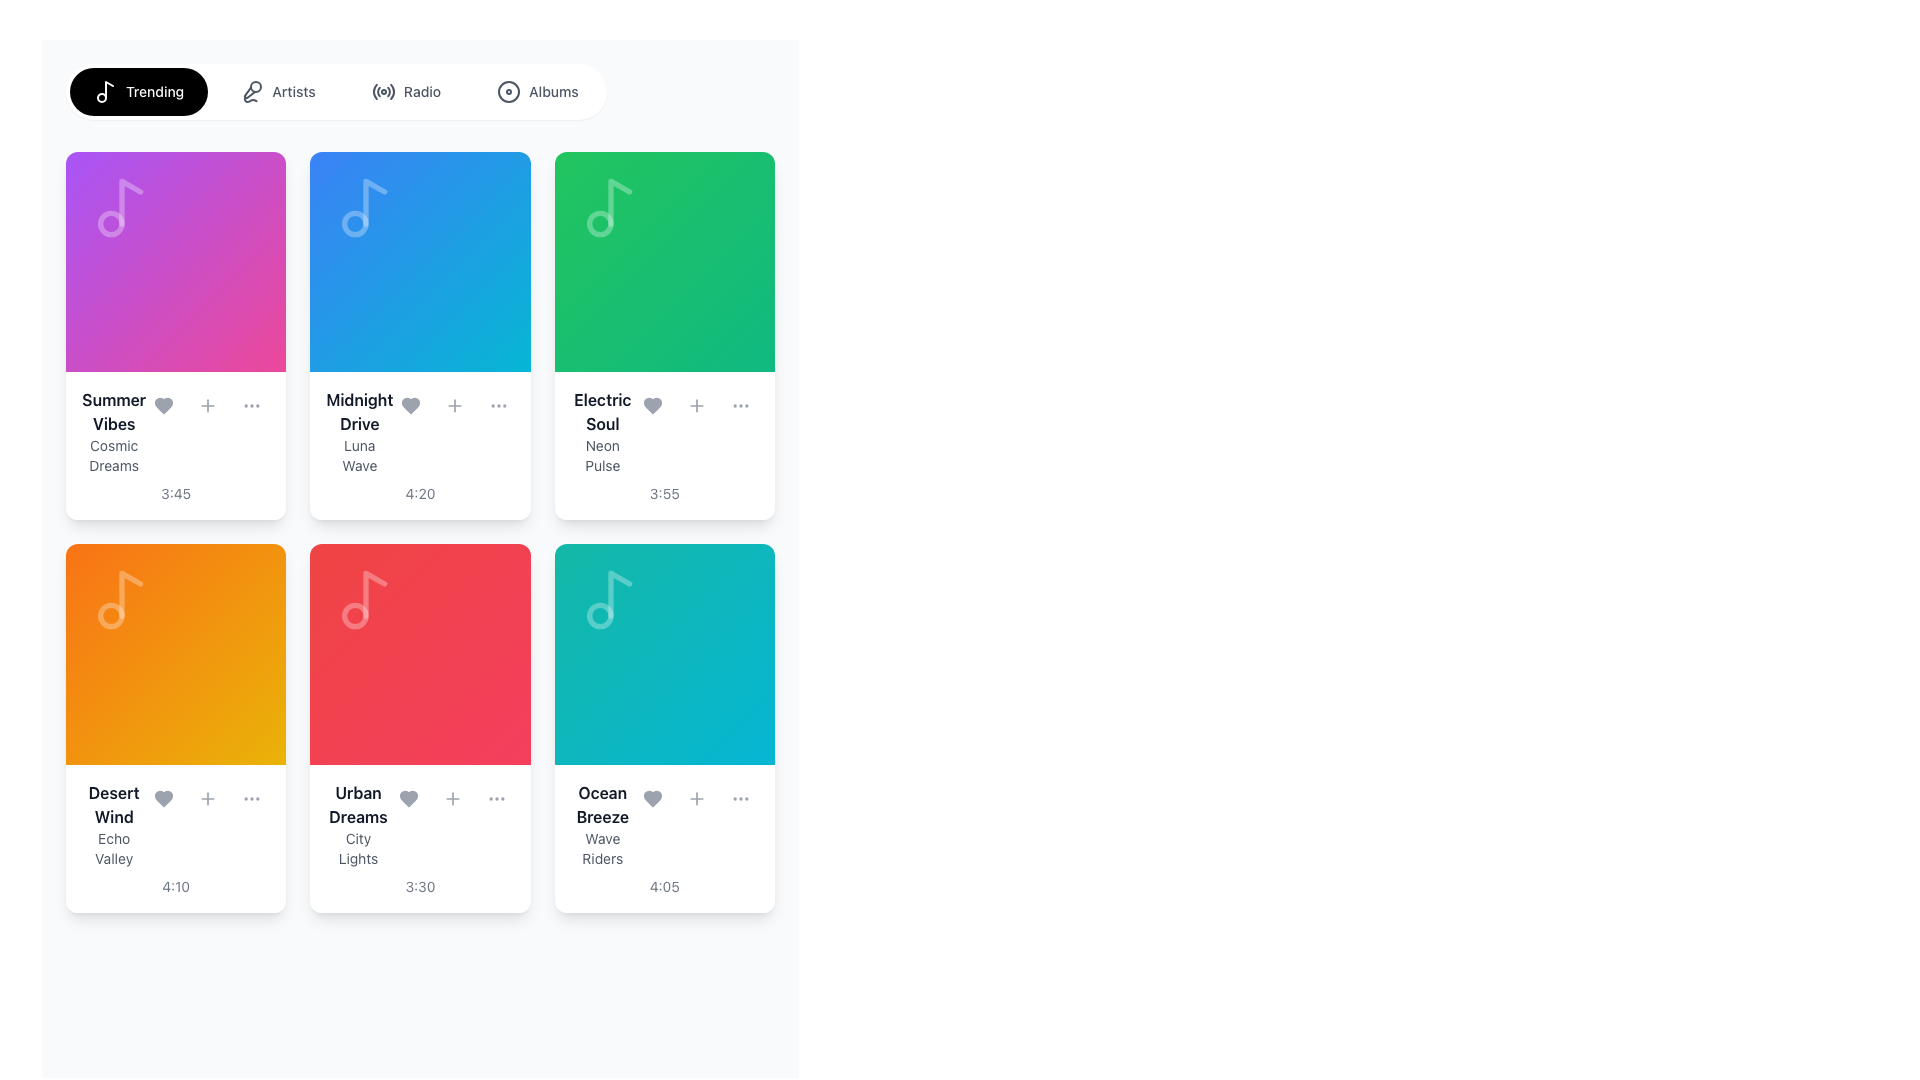 This screenshot has width=1920, height=1080. What do you see at coordinates (164, 797) in the screenshot?
I see `the heart-shaped icon in the second row, first column of the music card below the title 'Desert Wind'` at bounding box center [164, 797].